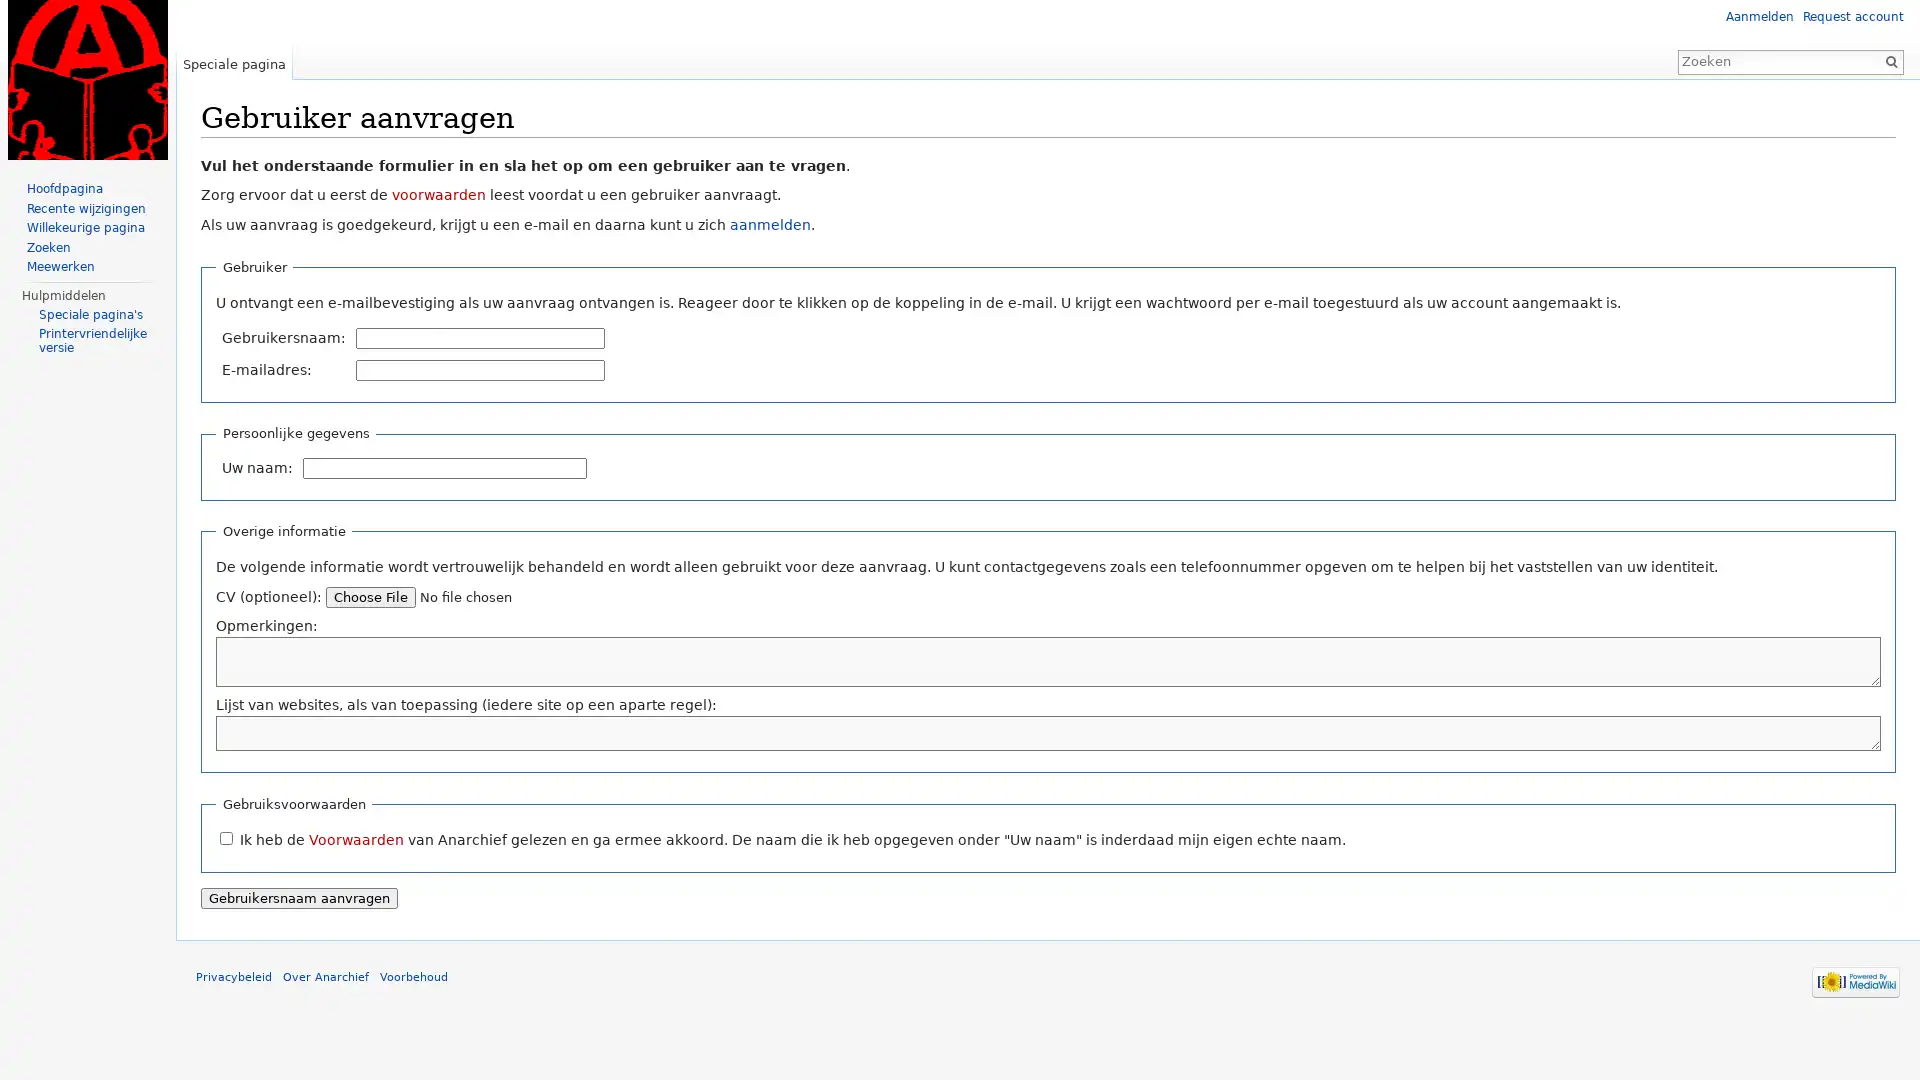 The width and height of the screenshot is (1920, 1080). I want to click on Gebruikersnaam aanvragen, so click(298, 897).